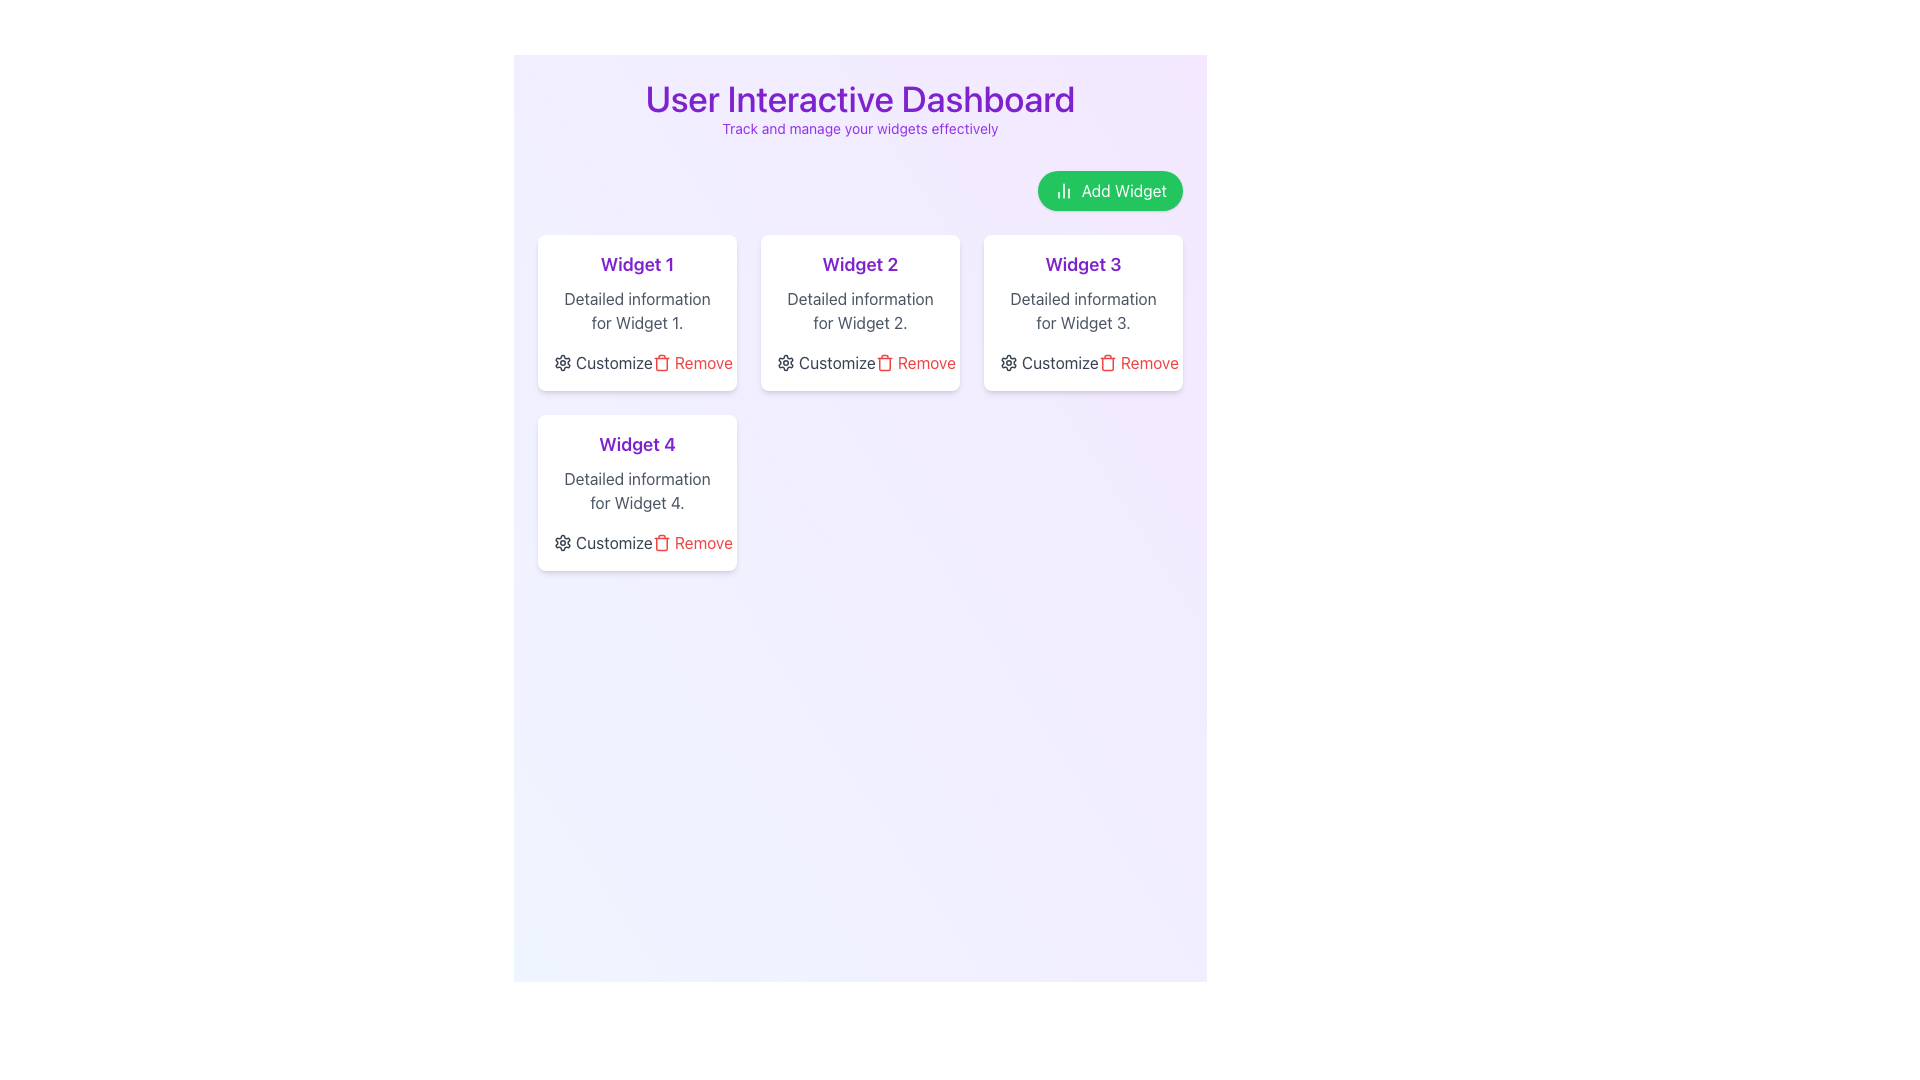  What do you see at coordinates (661, 362) in the screenshot?
I see `the trash bin icon with red color and 'Remove' text in the control section of the dashboard widget for 'Widget 1'` at bounding box center [661, 362].